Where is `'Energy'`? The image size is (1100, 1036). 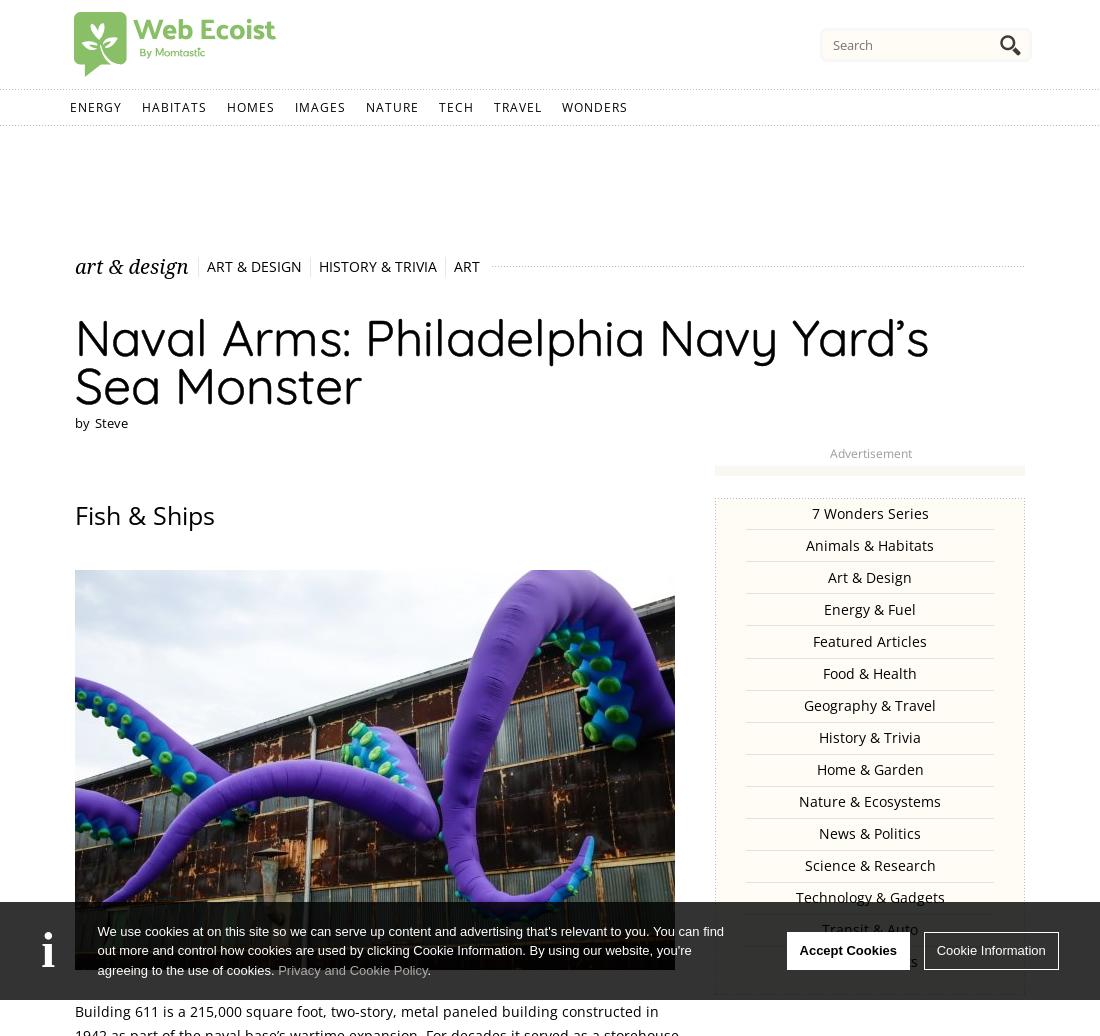 'Energy' is located at coordinates (96, 107).